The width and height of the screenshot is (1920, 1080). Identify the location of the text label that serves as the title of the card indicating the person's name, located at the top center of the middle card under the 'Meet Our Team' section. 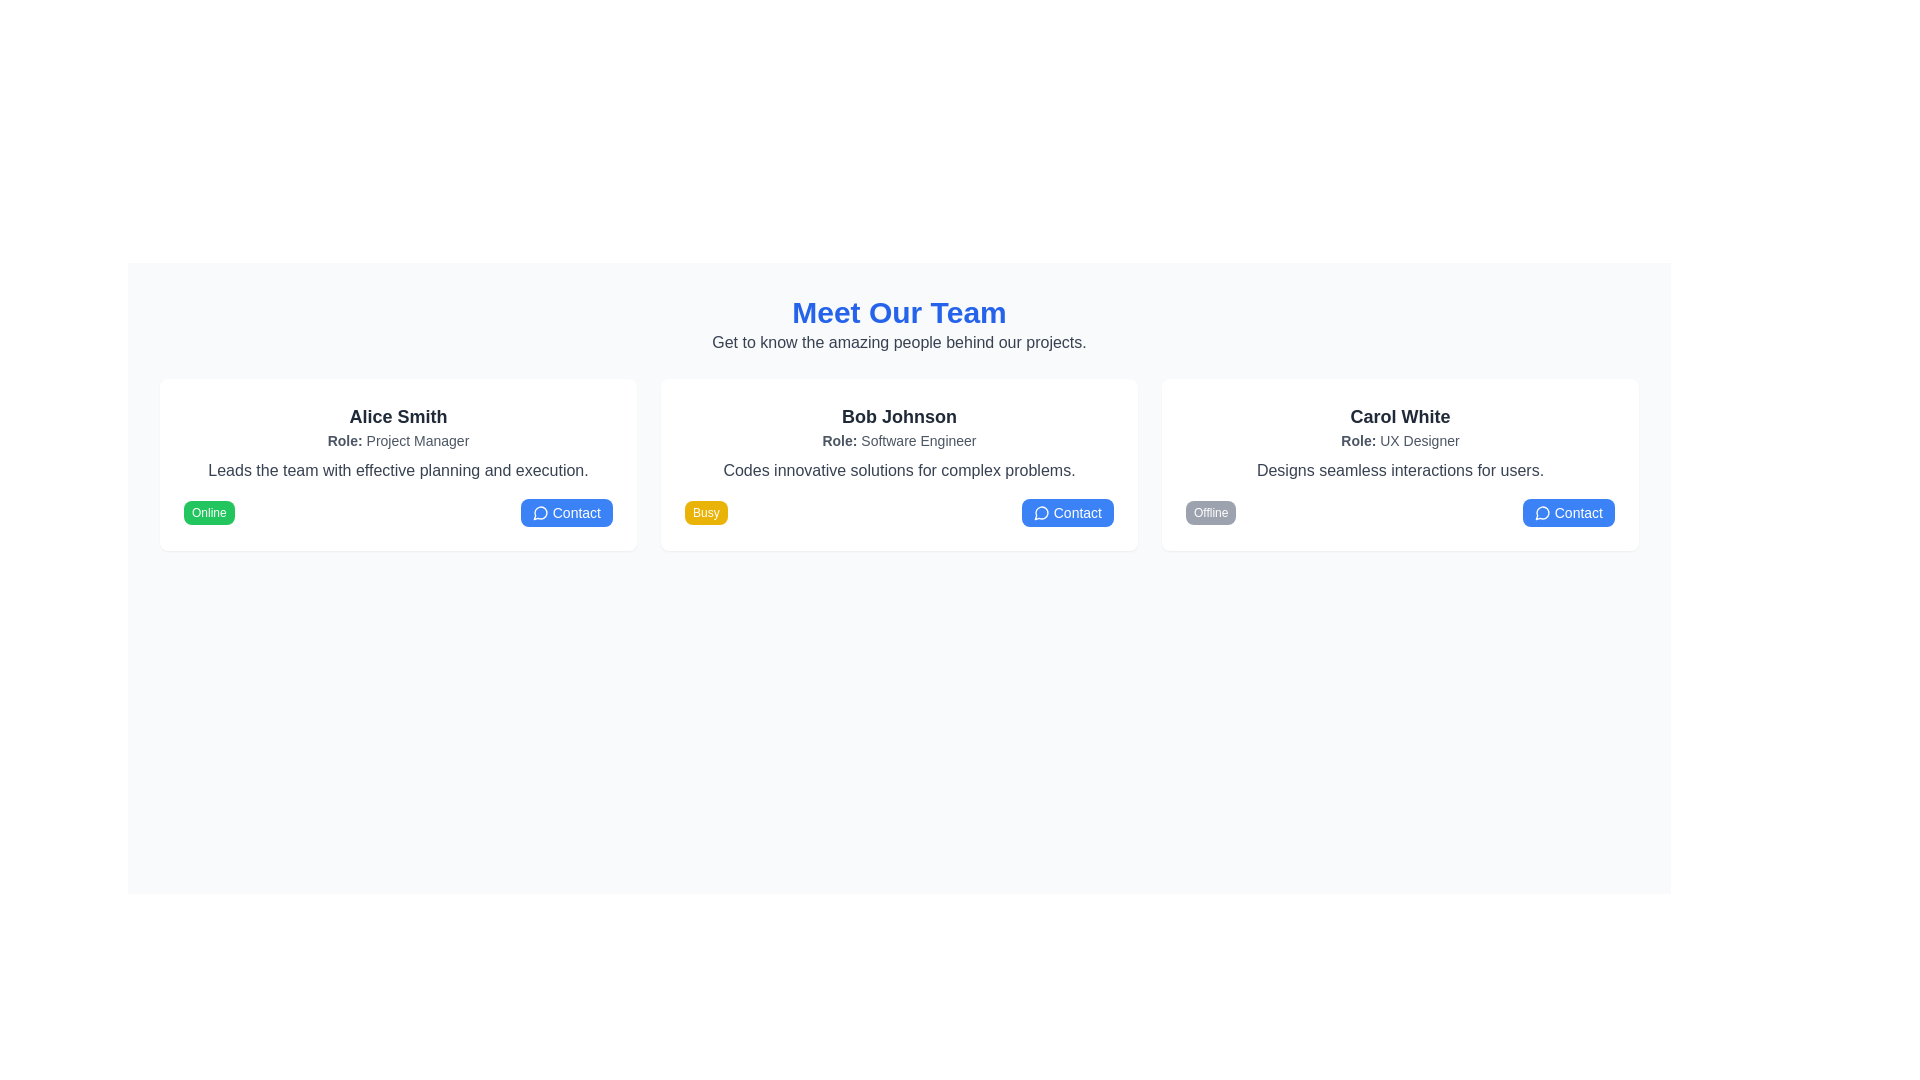
(898, 415).